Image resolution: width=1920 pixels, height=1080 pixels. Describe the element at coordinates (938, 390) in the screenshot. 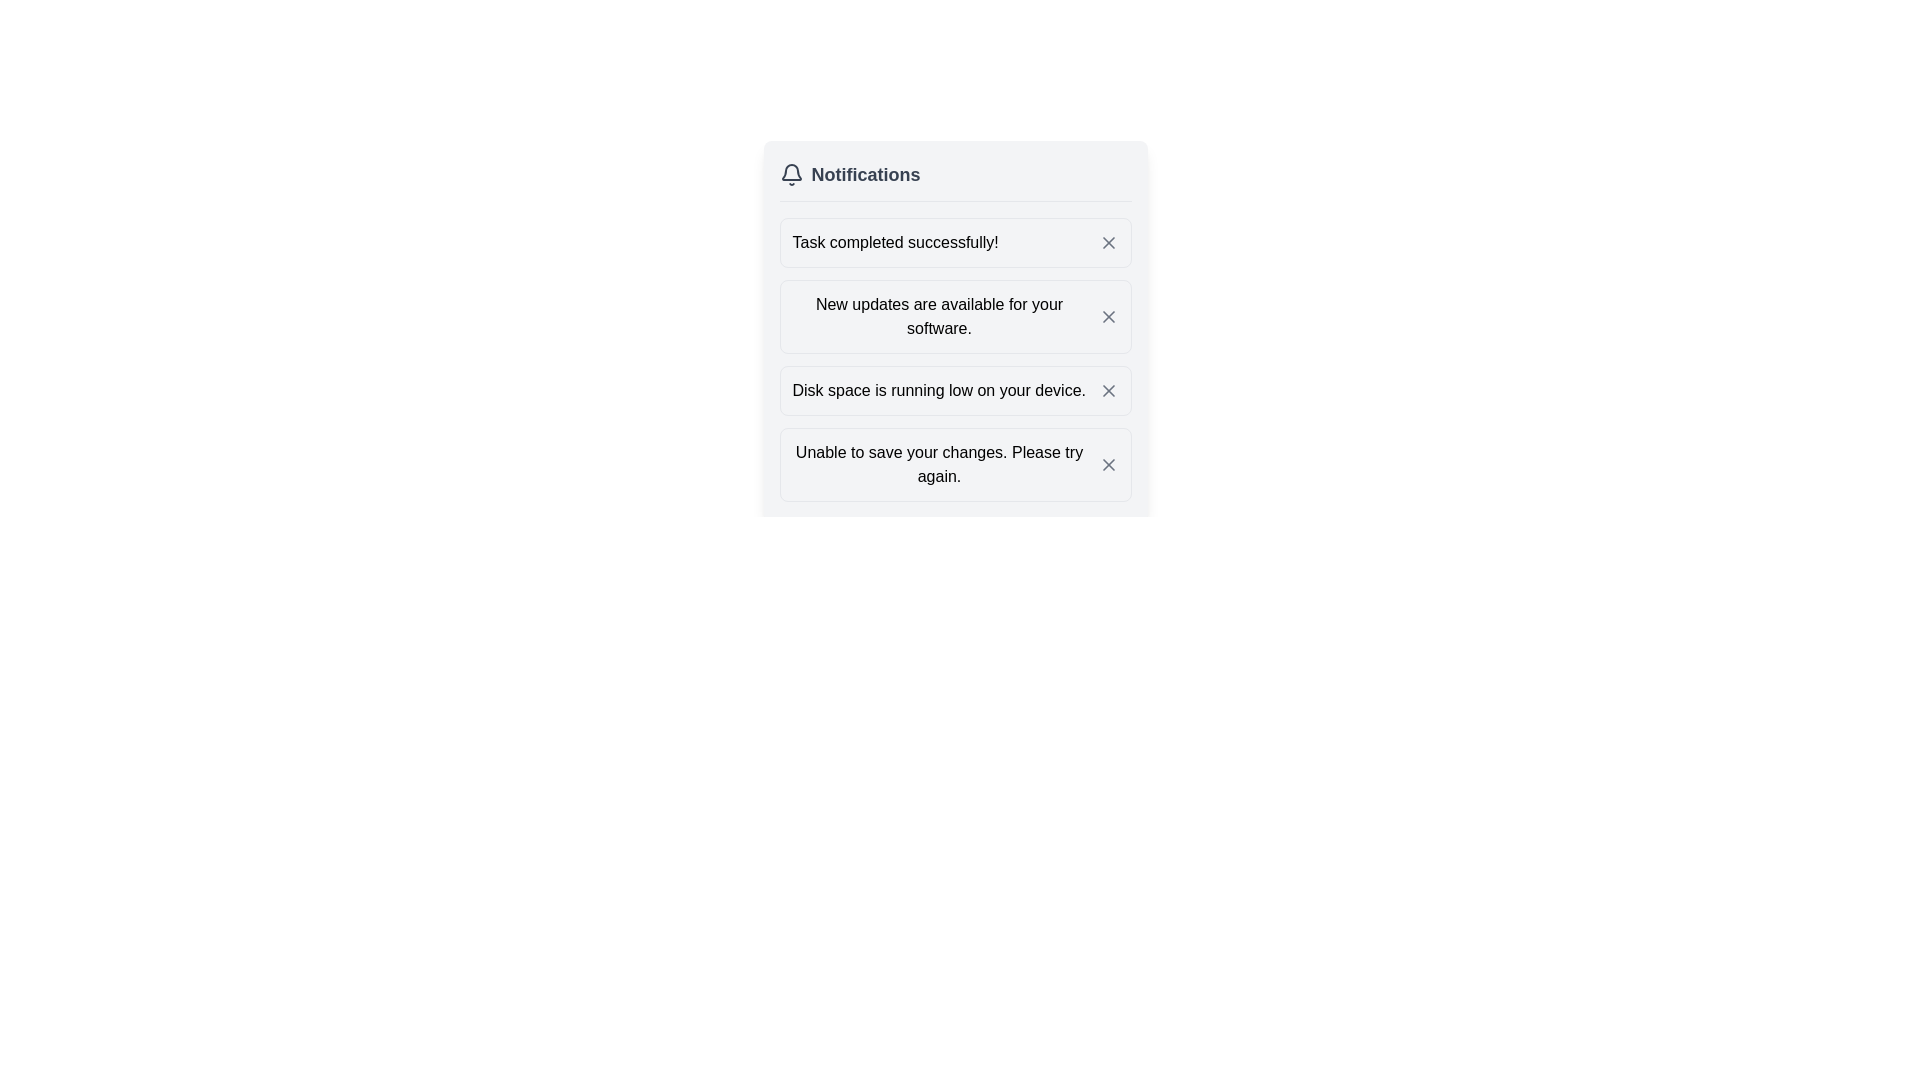

I see `the static text notification displaying 'Disk space is running low on your device.' in the notification panel, which has a highlighted background indicating an alert` at that location.